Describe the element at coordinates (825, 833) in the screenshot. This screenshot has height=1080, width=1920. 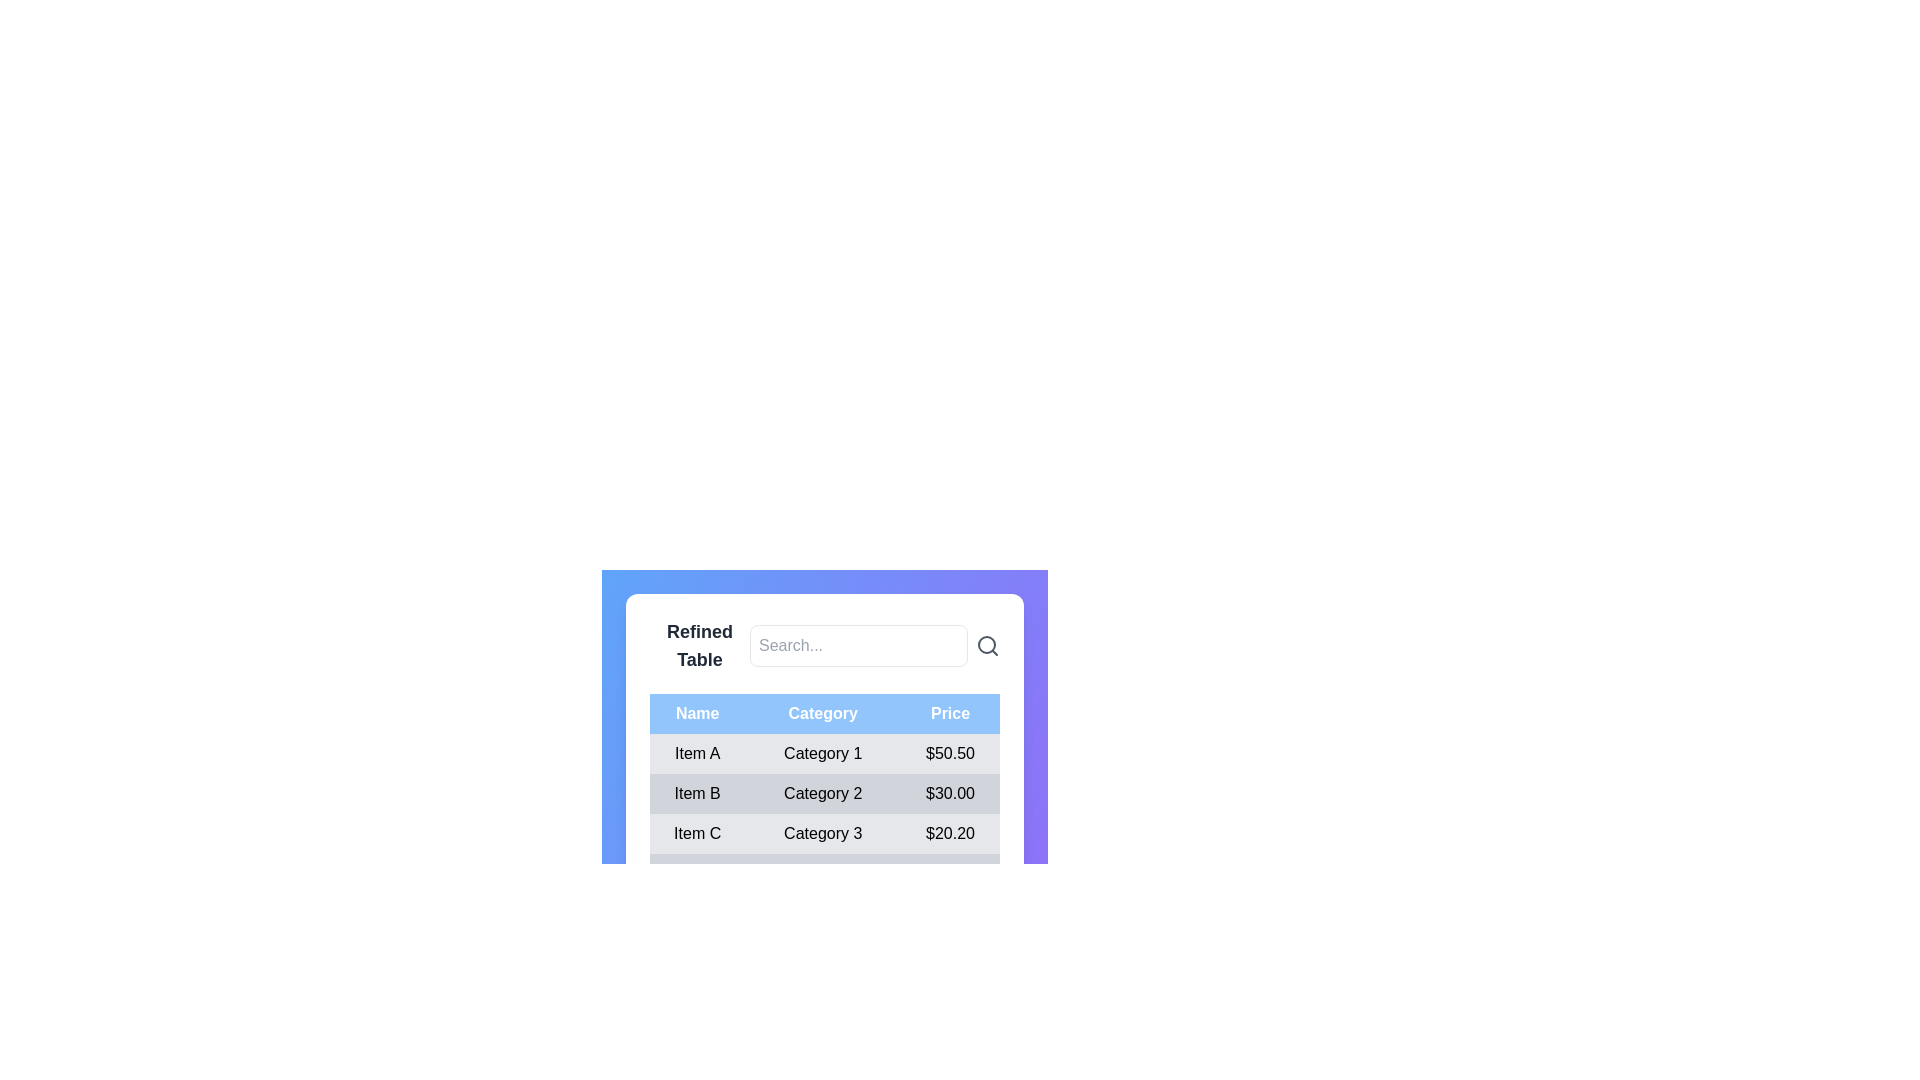
I see `the third row of the table that displays data for items, located between 'Item B' and 'Item D'` at that location.